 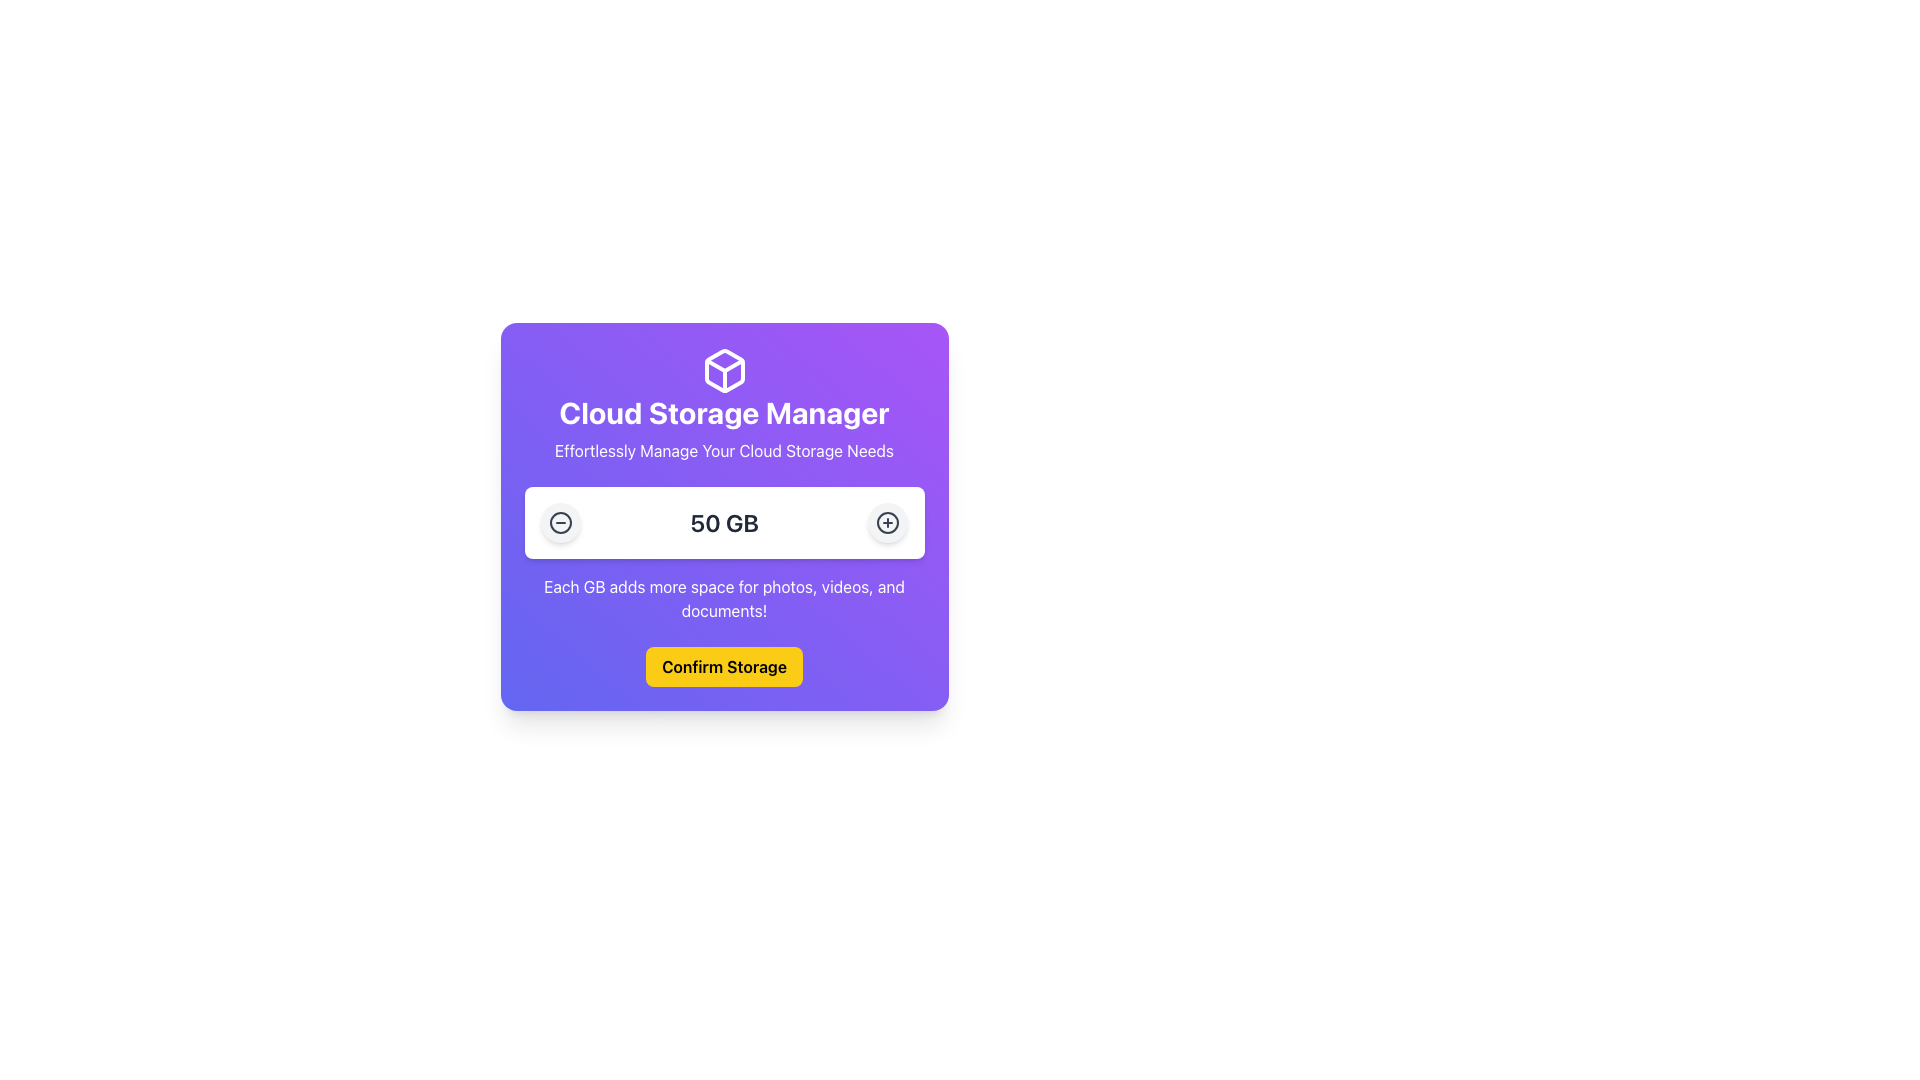 What do you see at coordinates (723, 667) in the screenshot?
I see `the 'Confirm Storage' button, which is centrally positioned at the bottom of a card with a gradient purple background, below the text about adding space for photos, videos, and documents` at bounding box center [723, 667].